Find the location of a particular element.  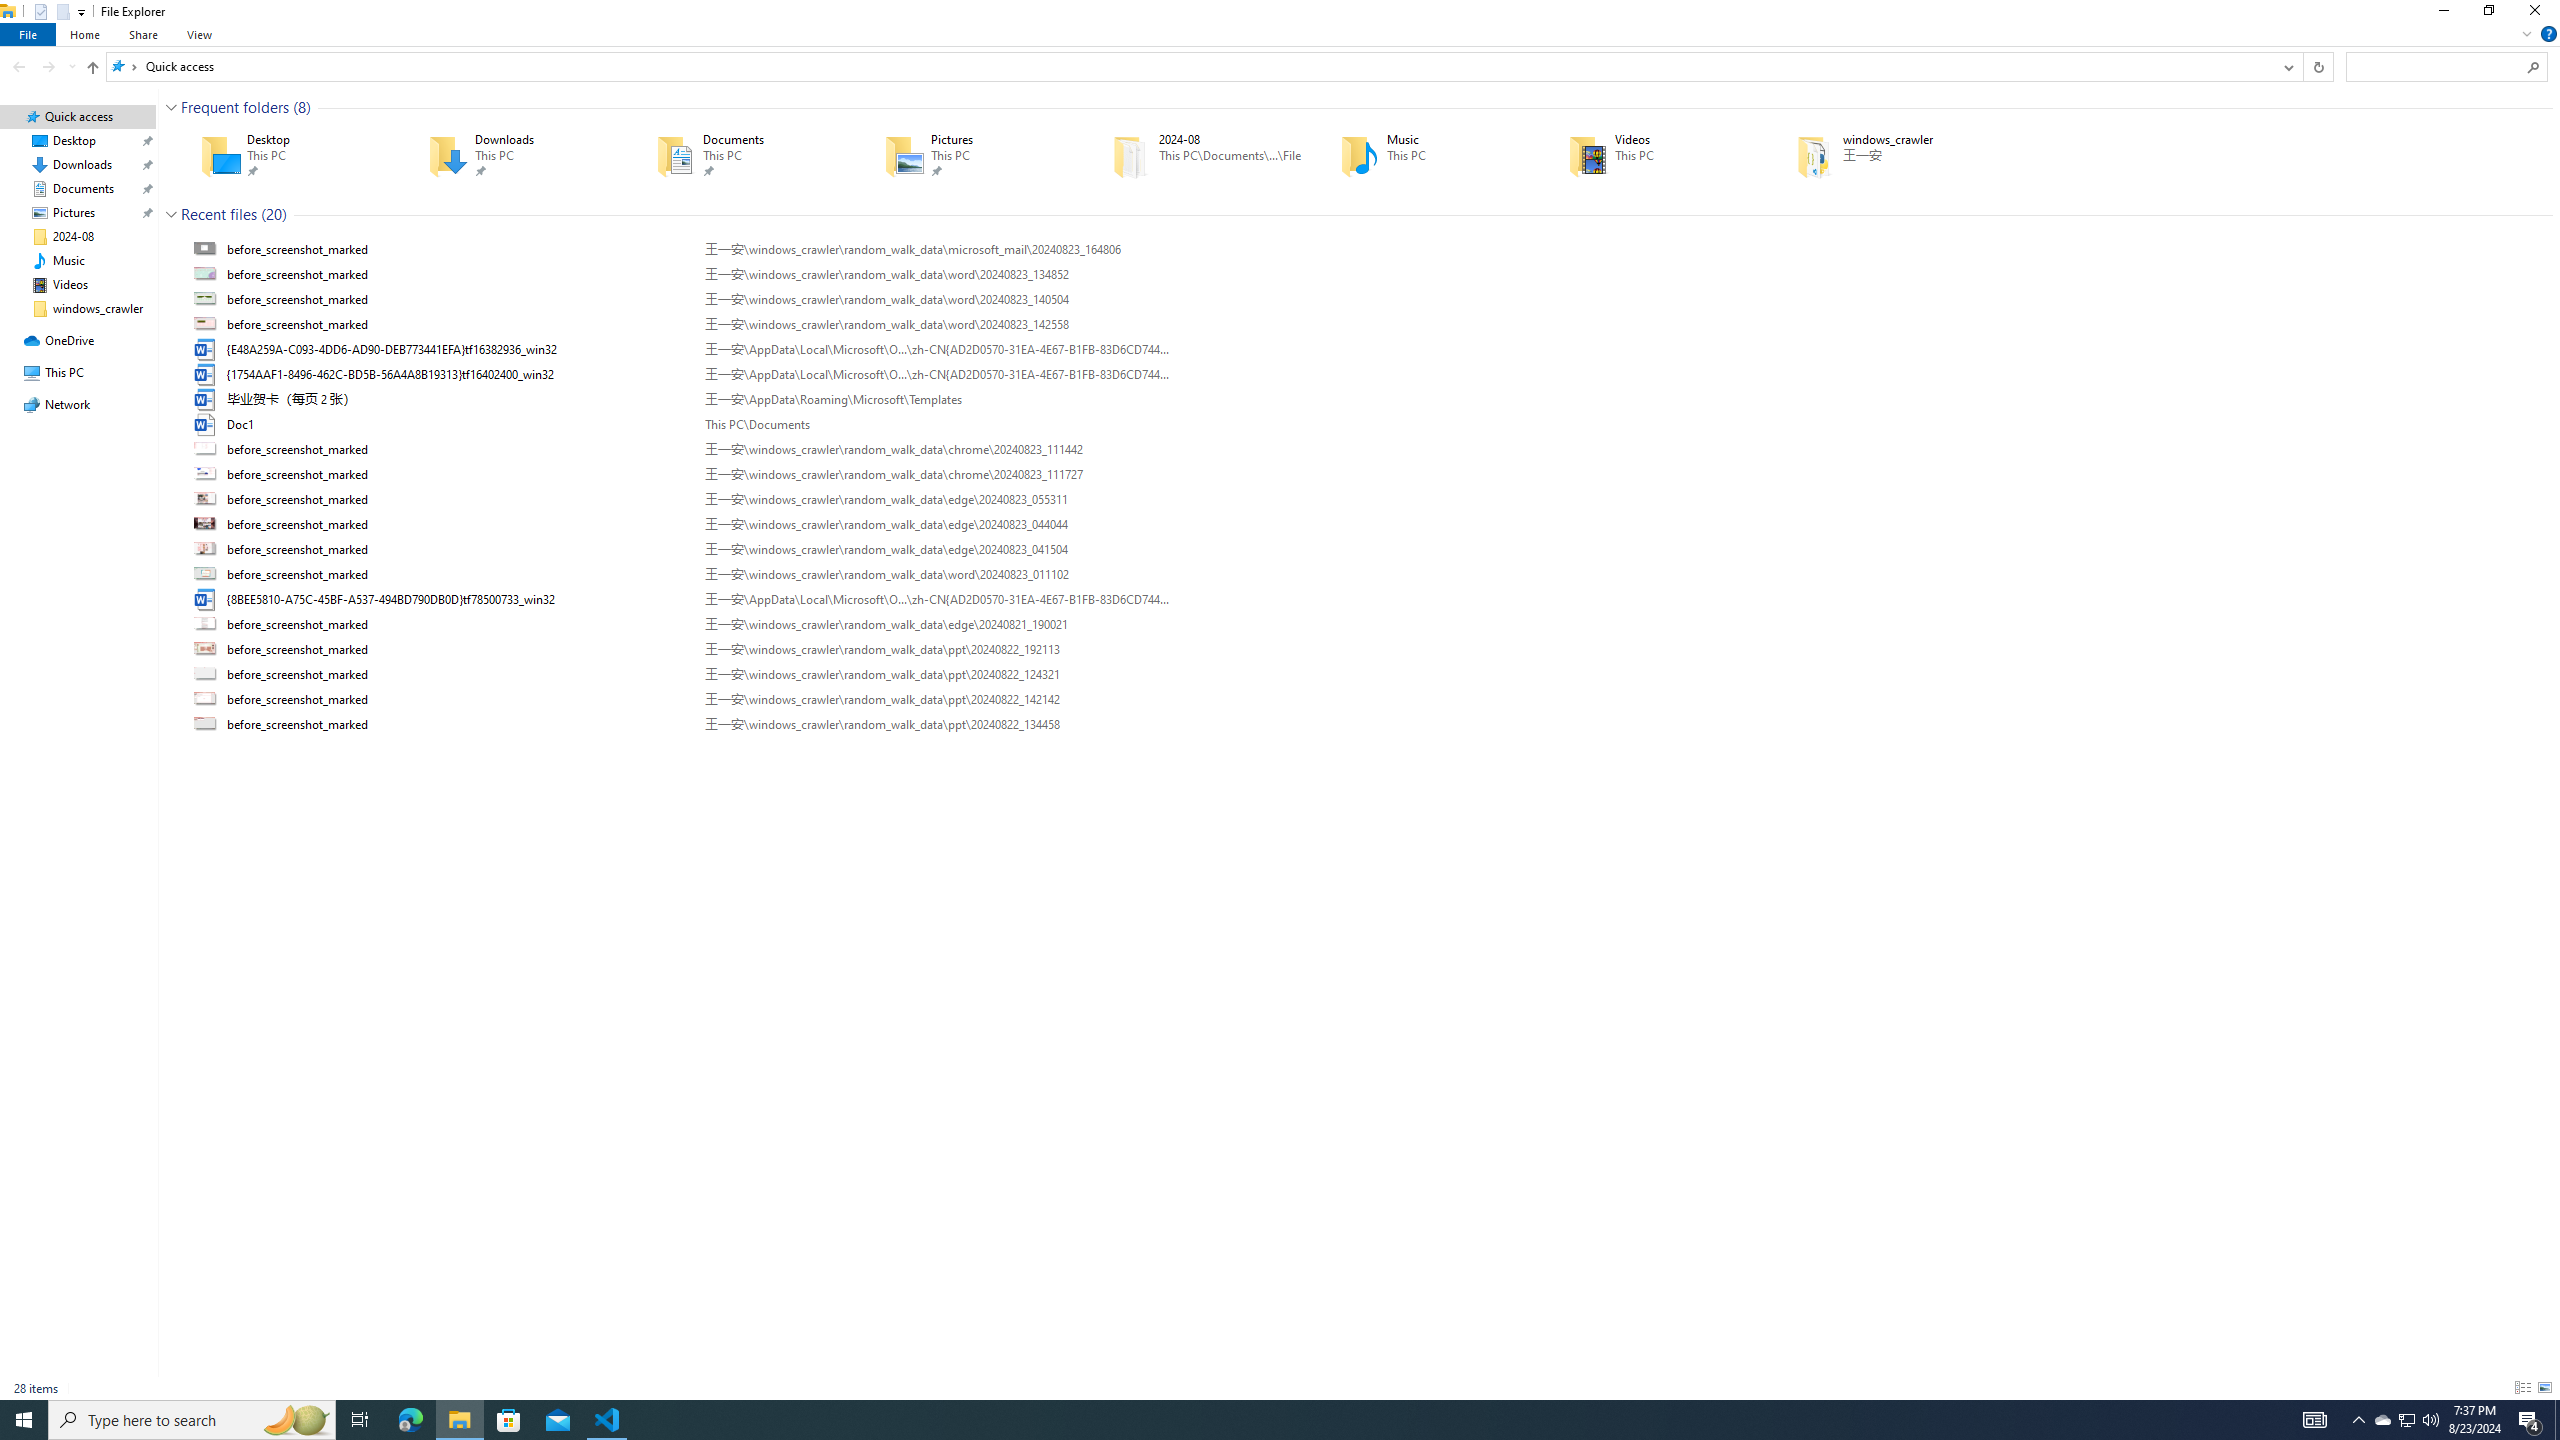

'2024-08' is located at coordinates (1198, 154).